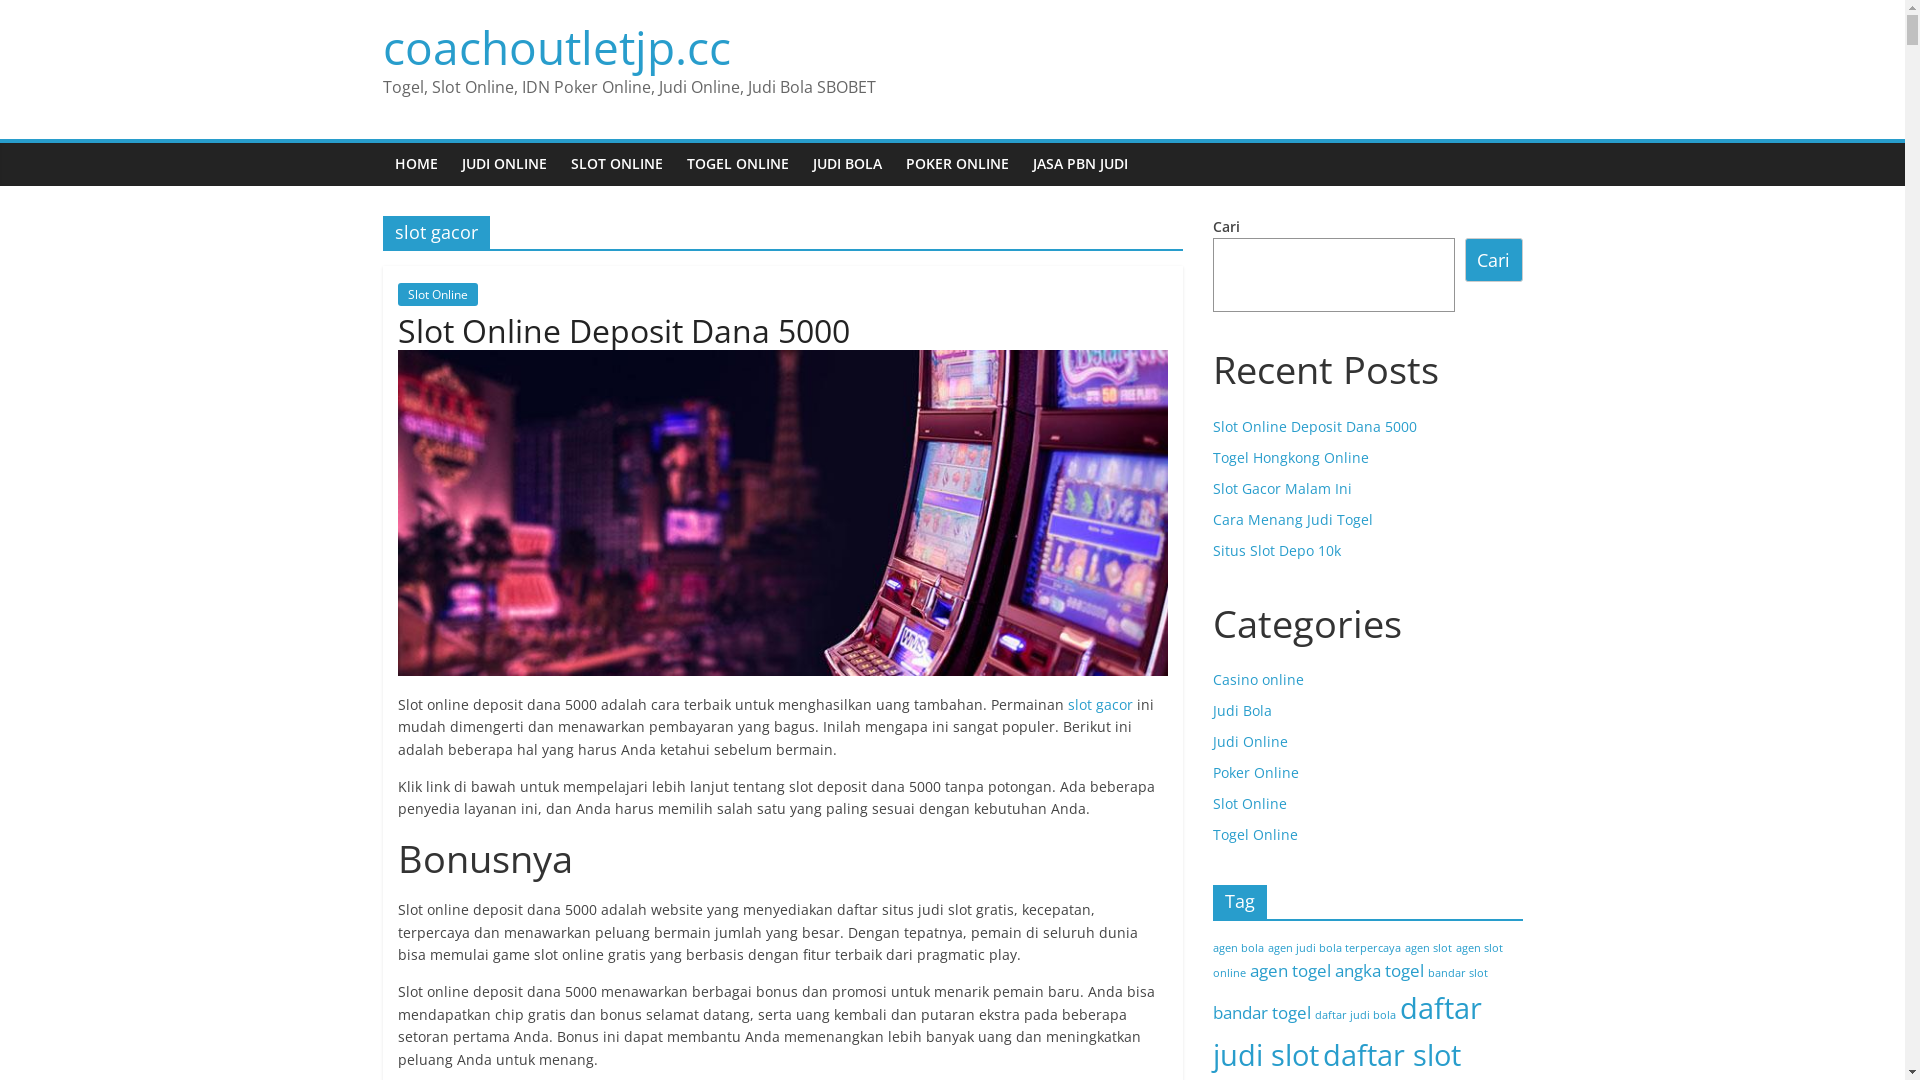 The image size is (1920, 1080). Describe the element at coordinates (1260, 1012) in the screenshot. I see `'bandar togel'` at that location.